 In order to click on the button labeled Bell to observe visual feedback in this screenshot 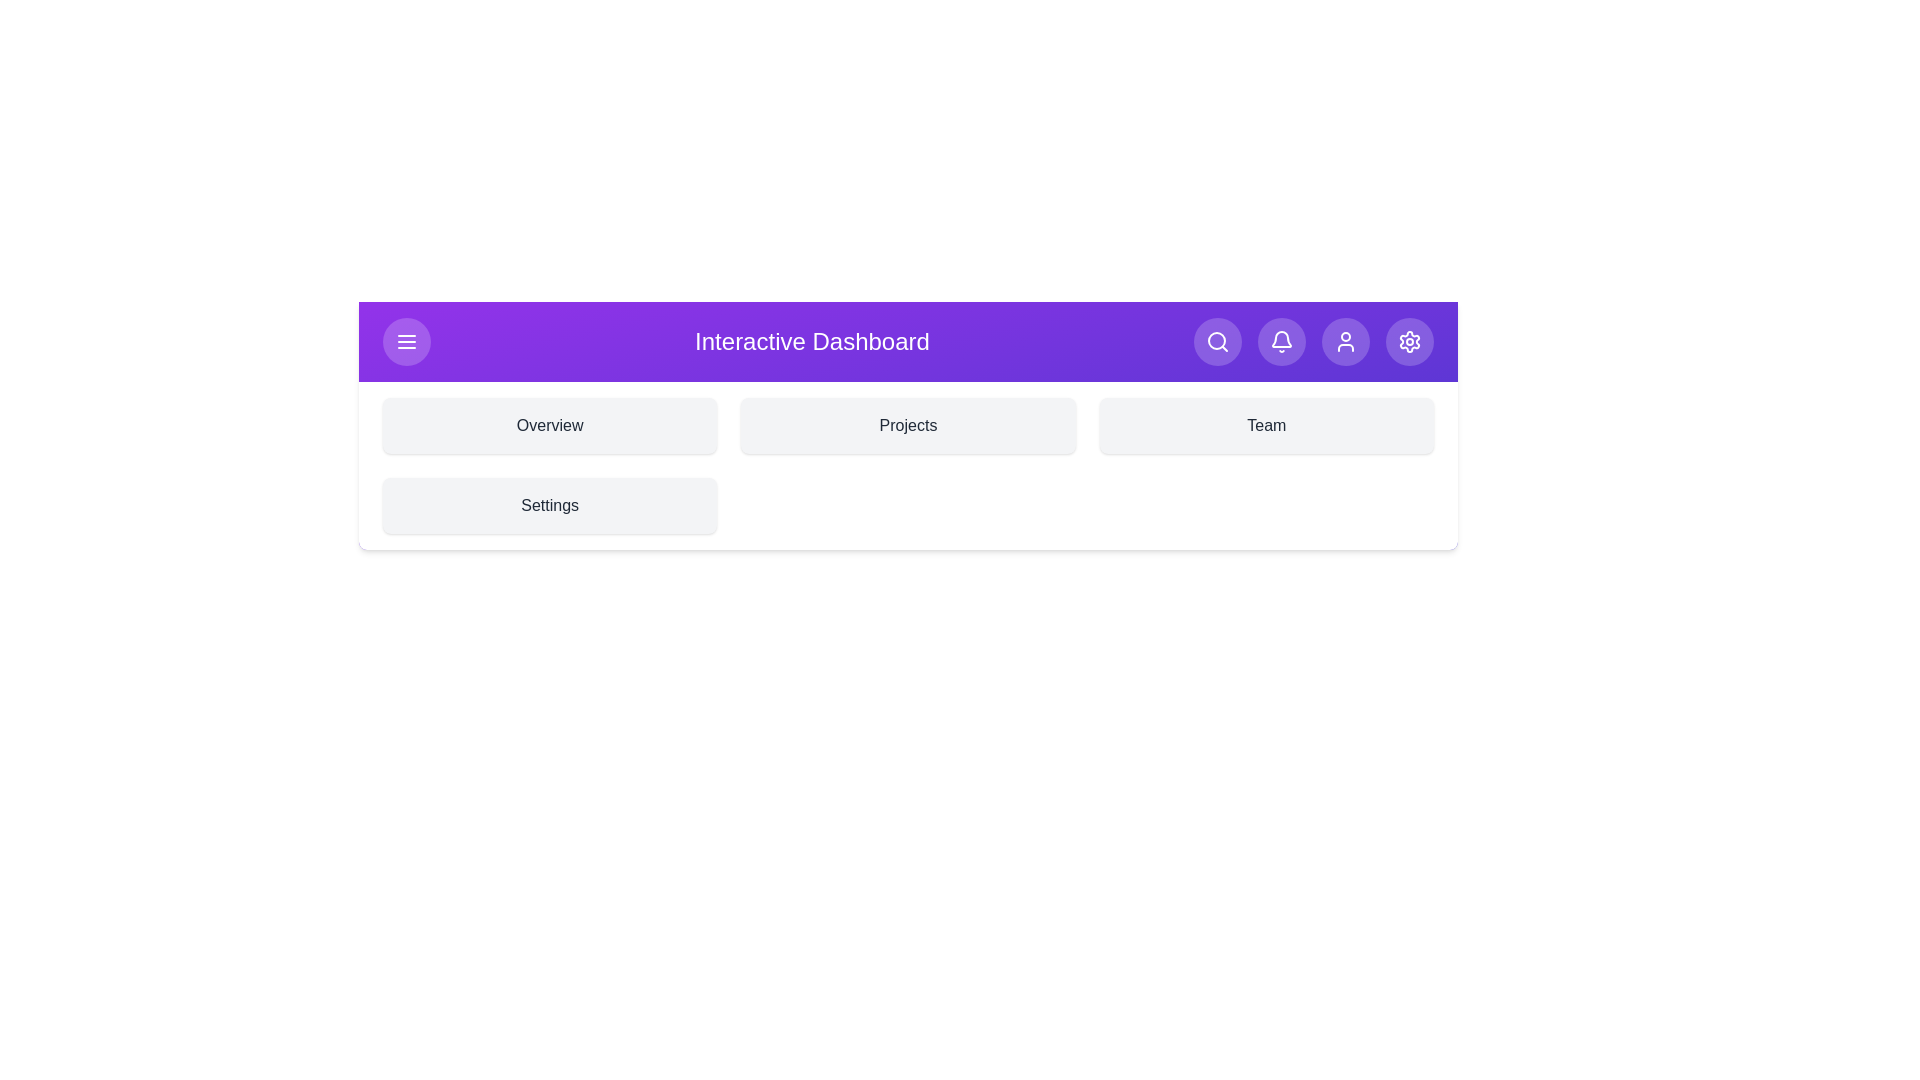, I will do `click(1281, 341)`.